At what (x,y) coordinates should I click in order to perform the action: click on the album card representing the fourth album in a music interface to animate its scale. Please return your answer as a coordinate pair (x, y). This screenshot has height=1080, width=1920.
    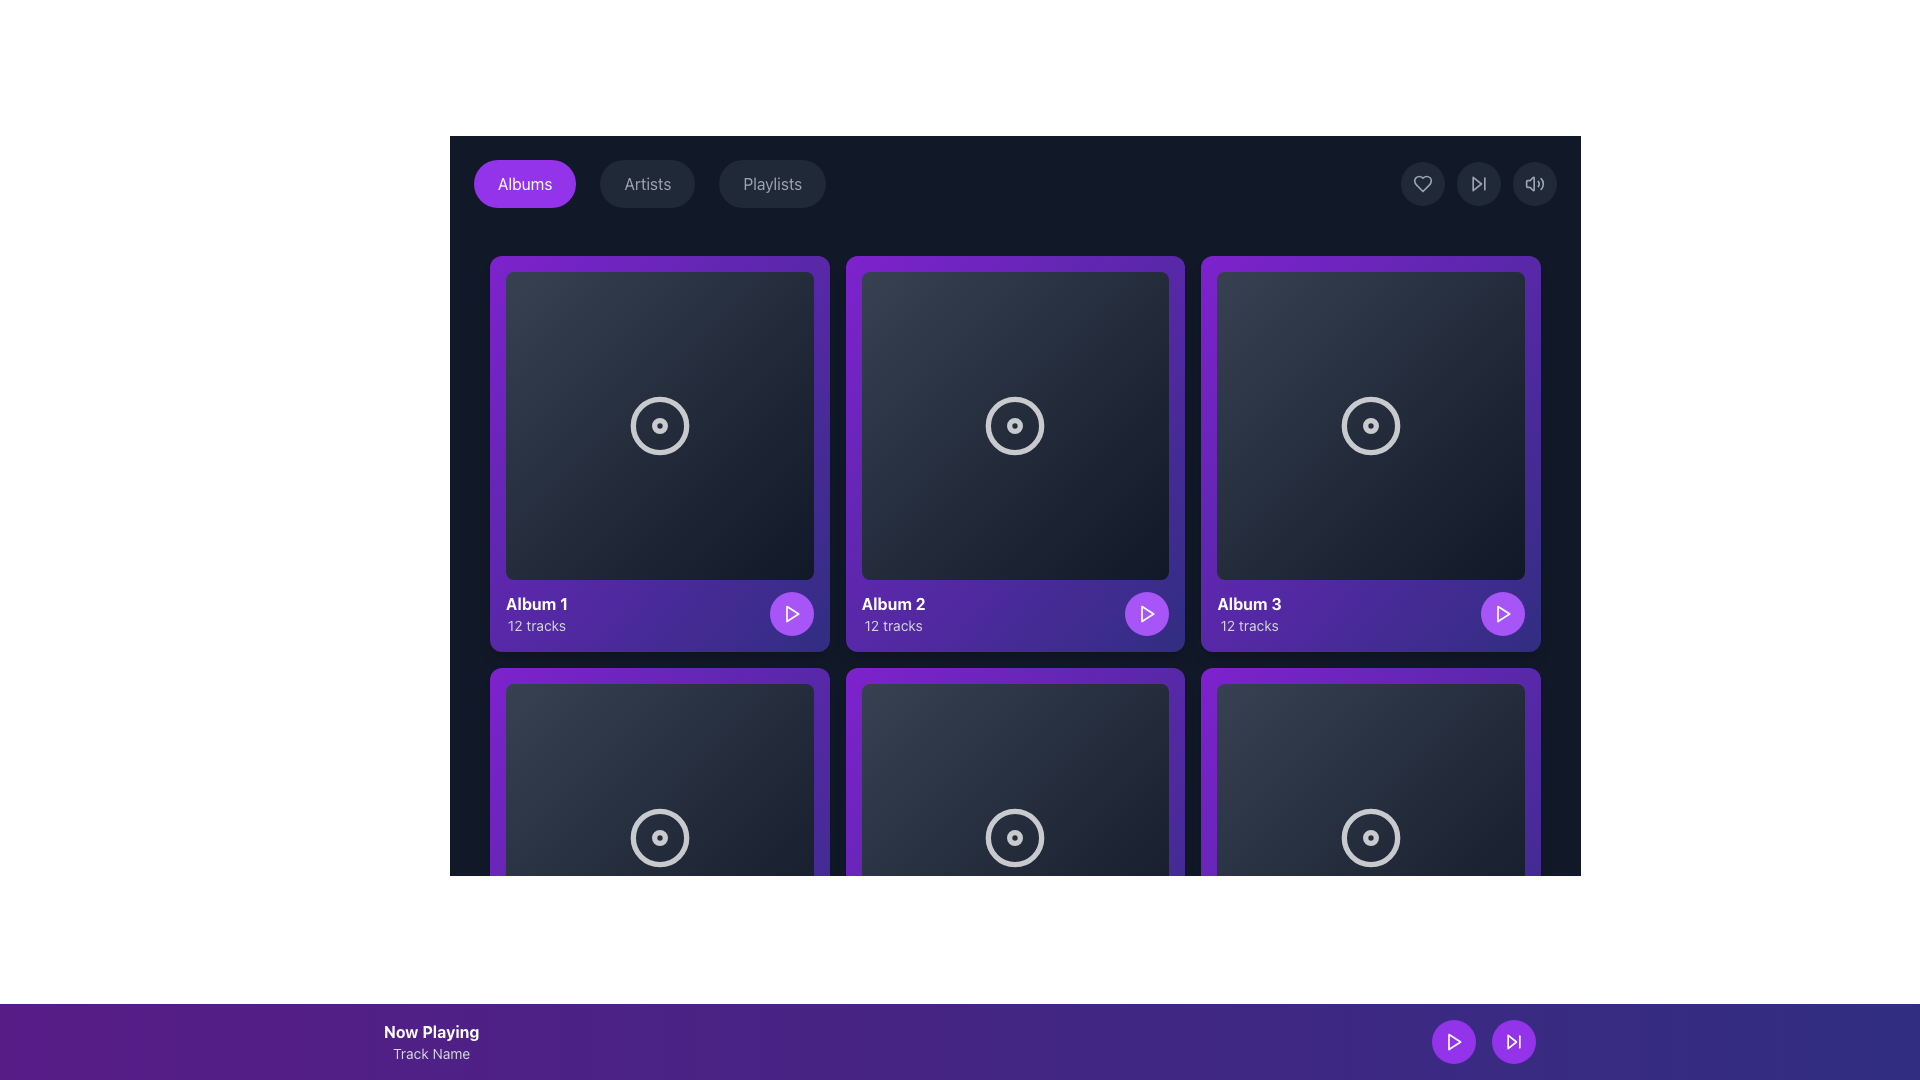
    Looking at the image, I should click on (659, 864).